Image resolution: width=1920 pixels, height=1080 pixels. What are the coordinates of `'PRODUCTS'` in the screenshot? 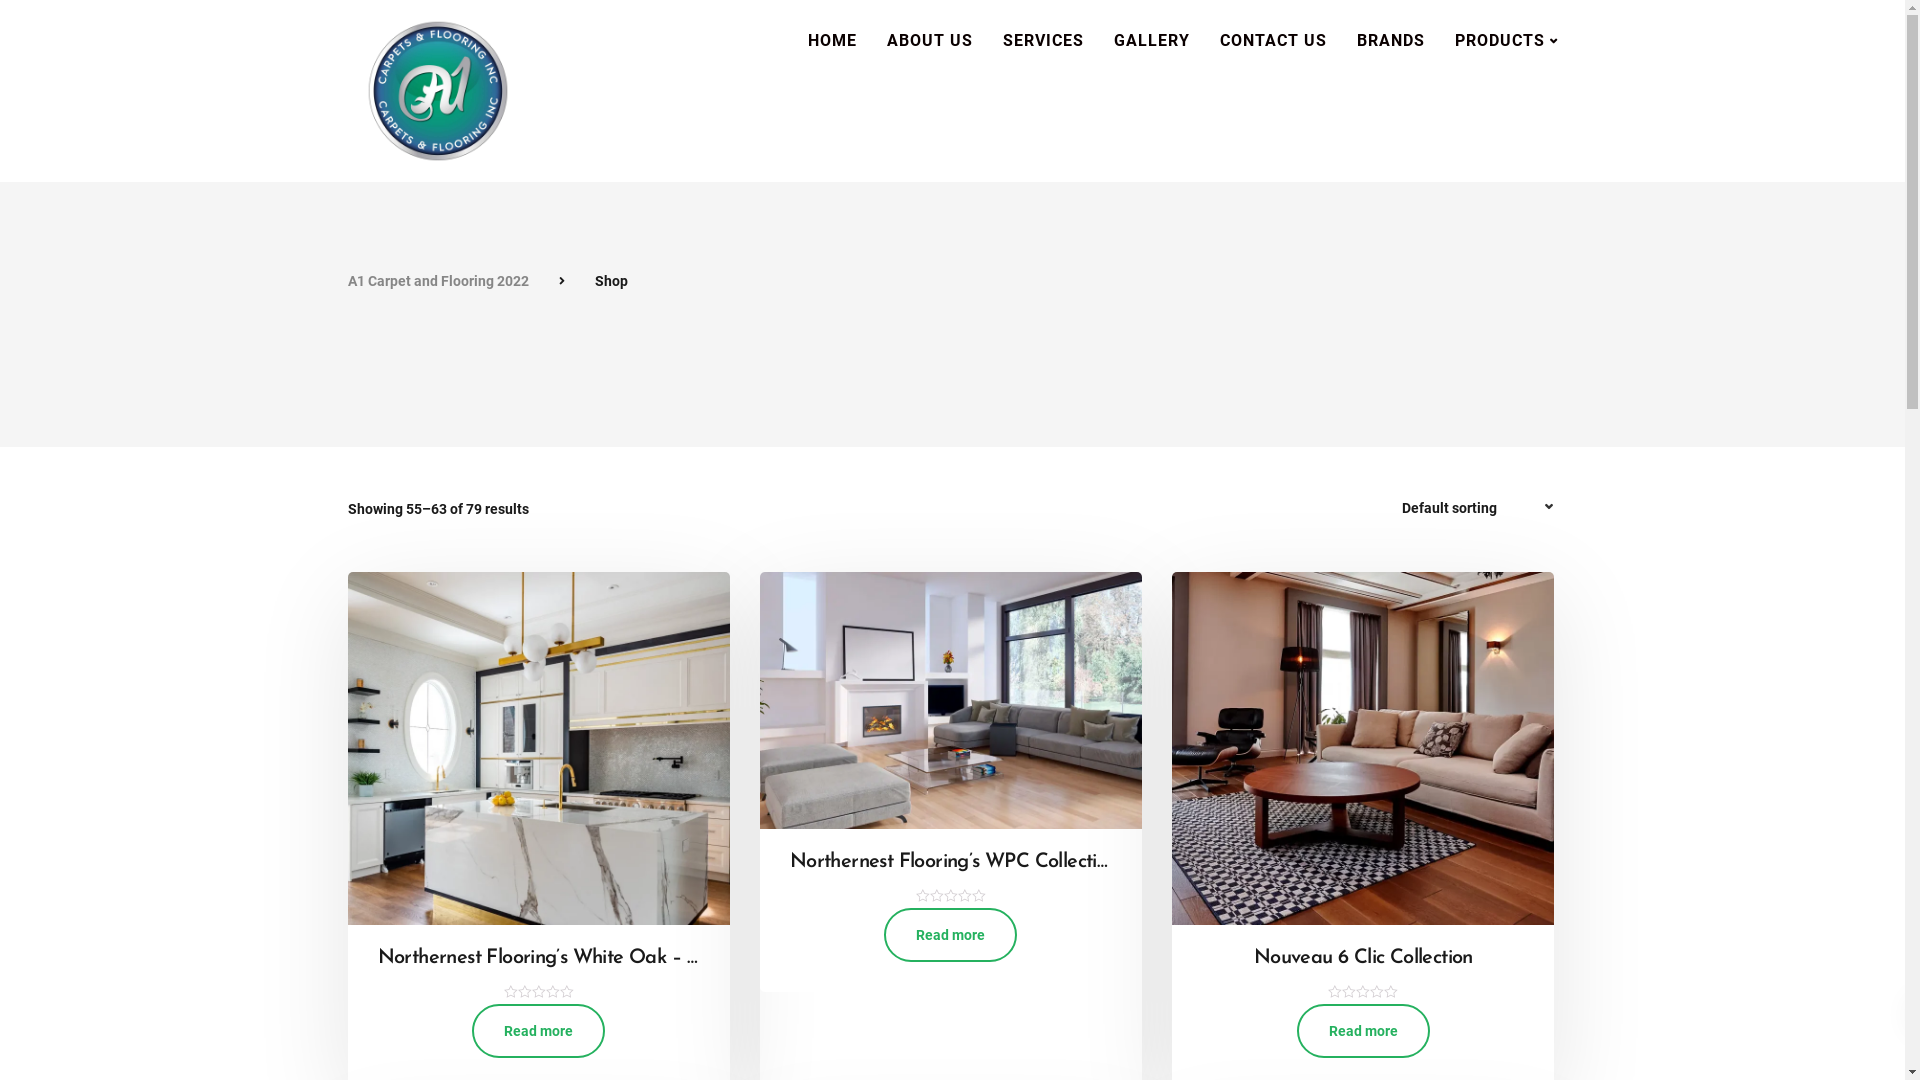 It's located at (1506, 41).